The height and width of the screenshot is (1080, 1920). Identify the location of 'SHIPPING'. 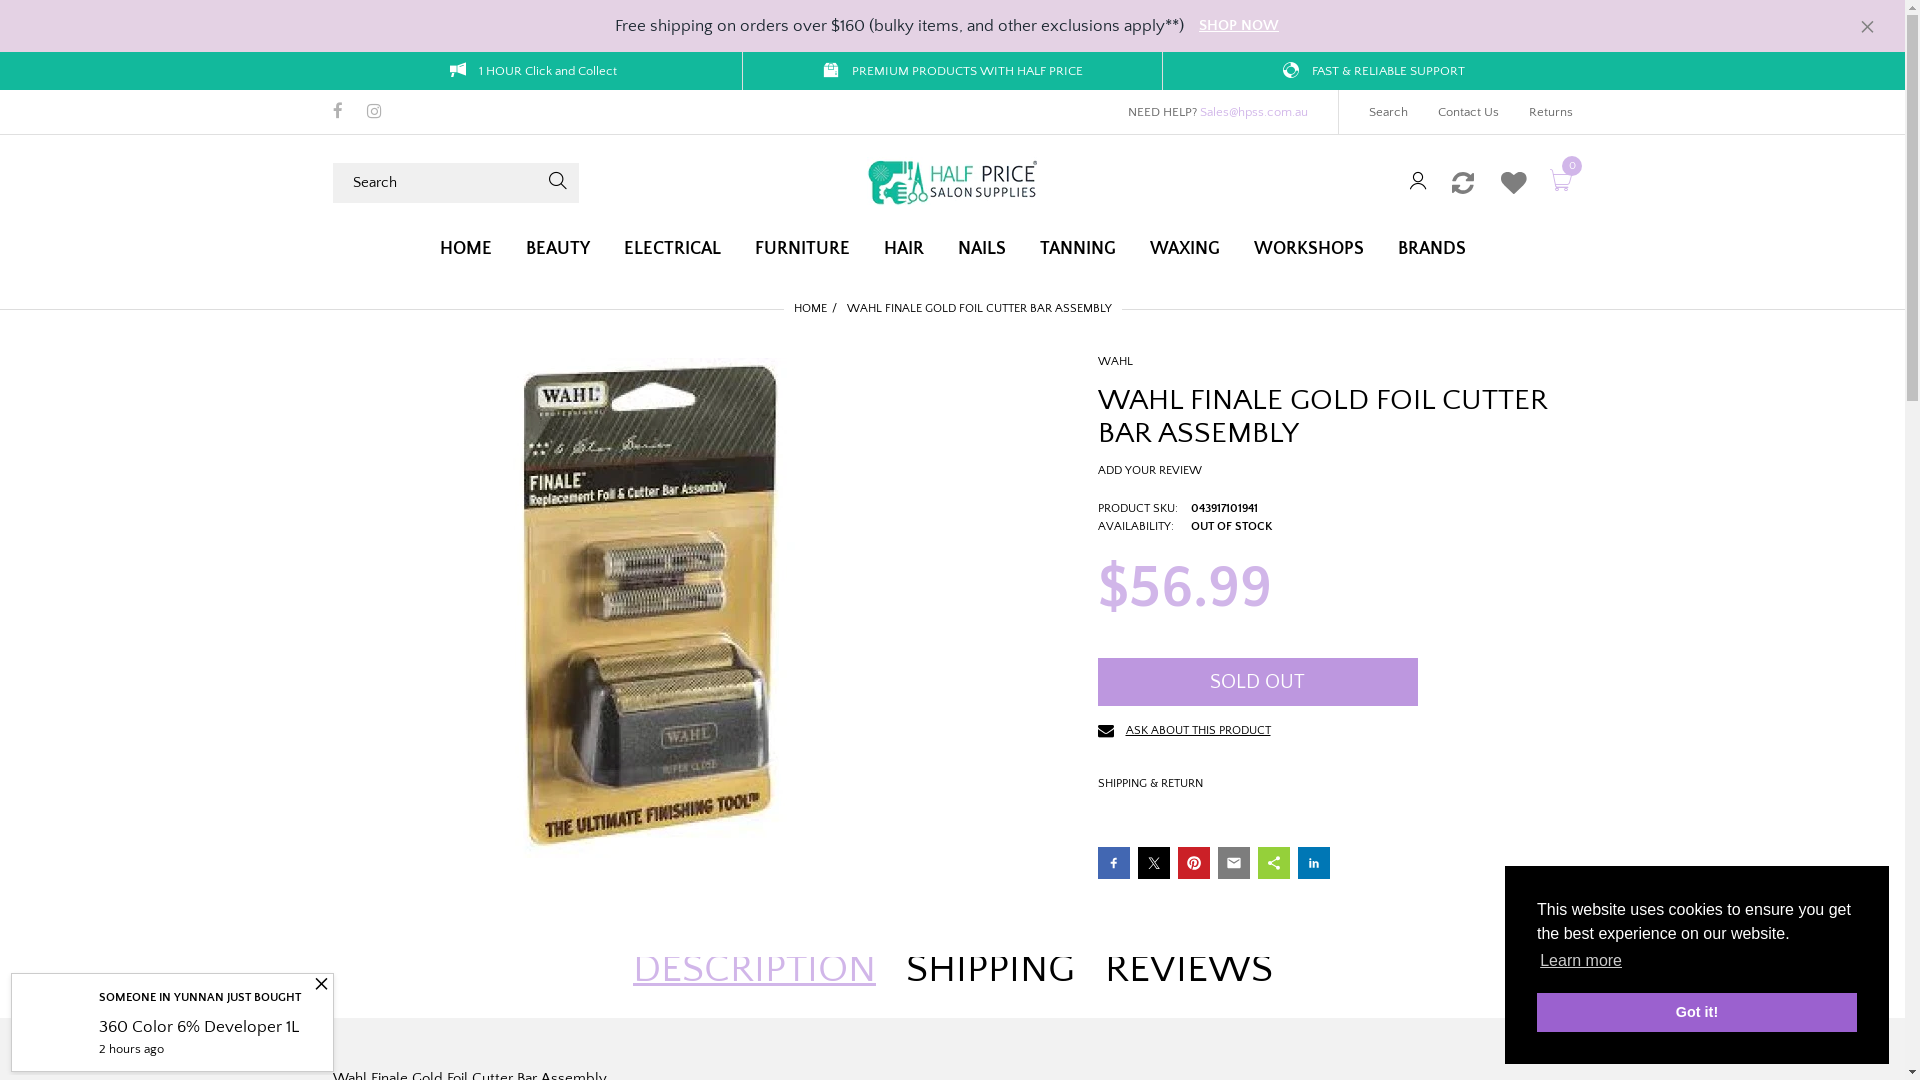
(990, 967).